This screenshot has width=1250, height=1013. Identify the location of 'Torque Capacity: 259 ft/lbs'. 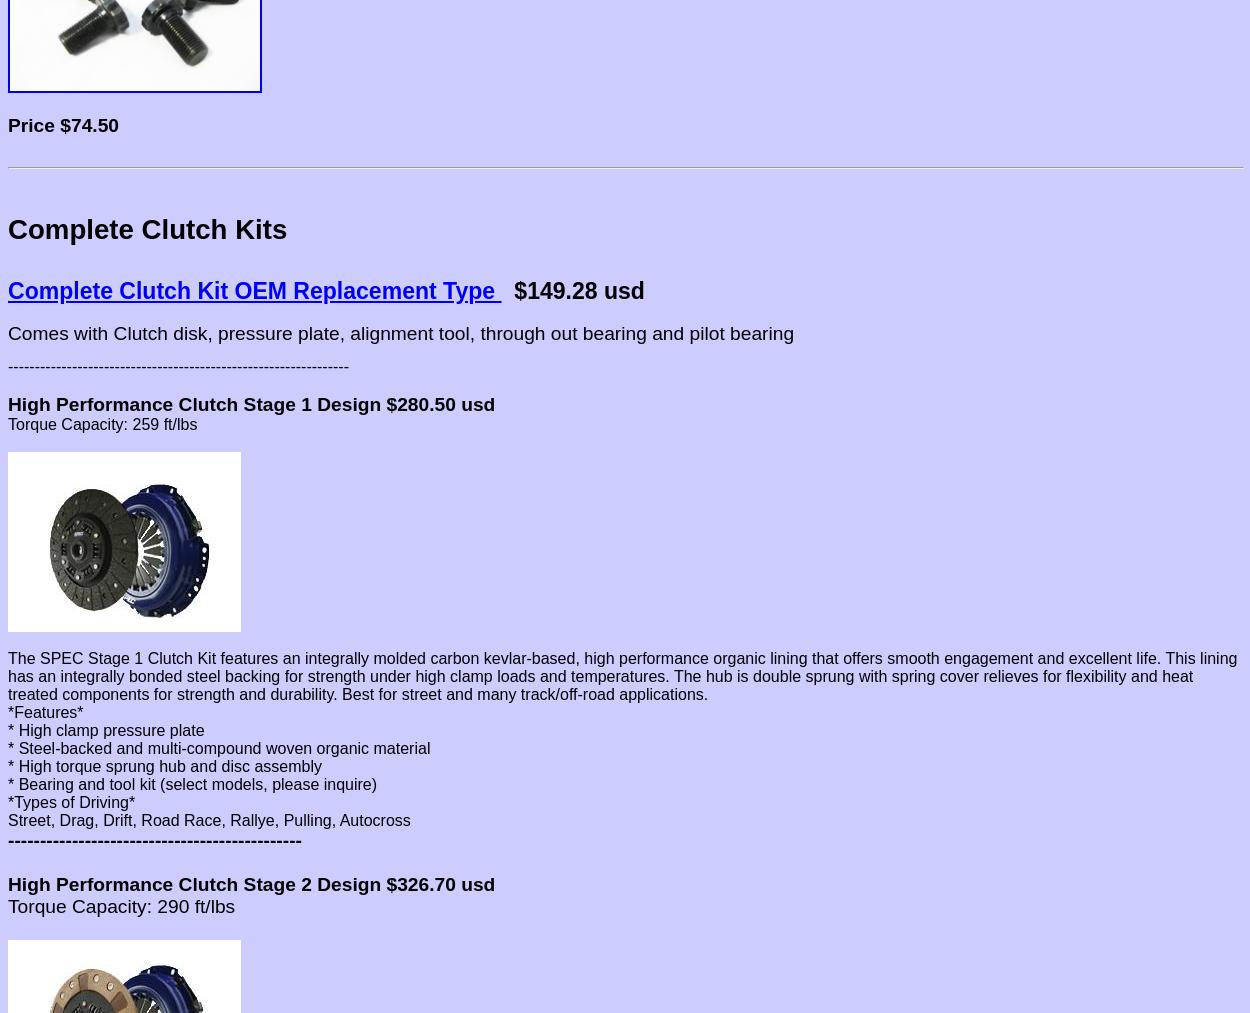
(101, 423).